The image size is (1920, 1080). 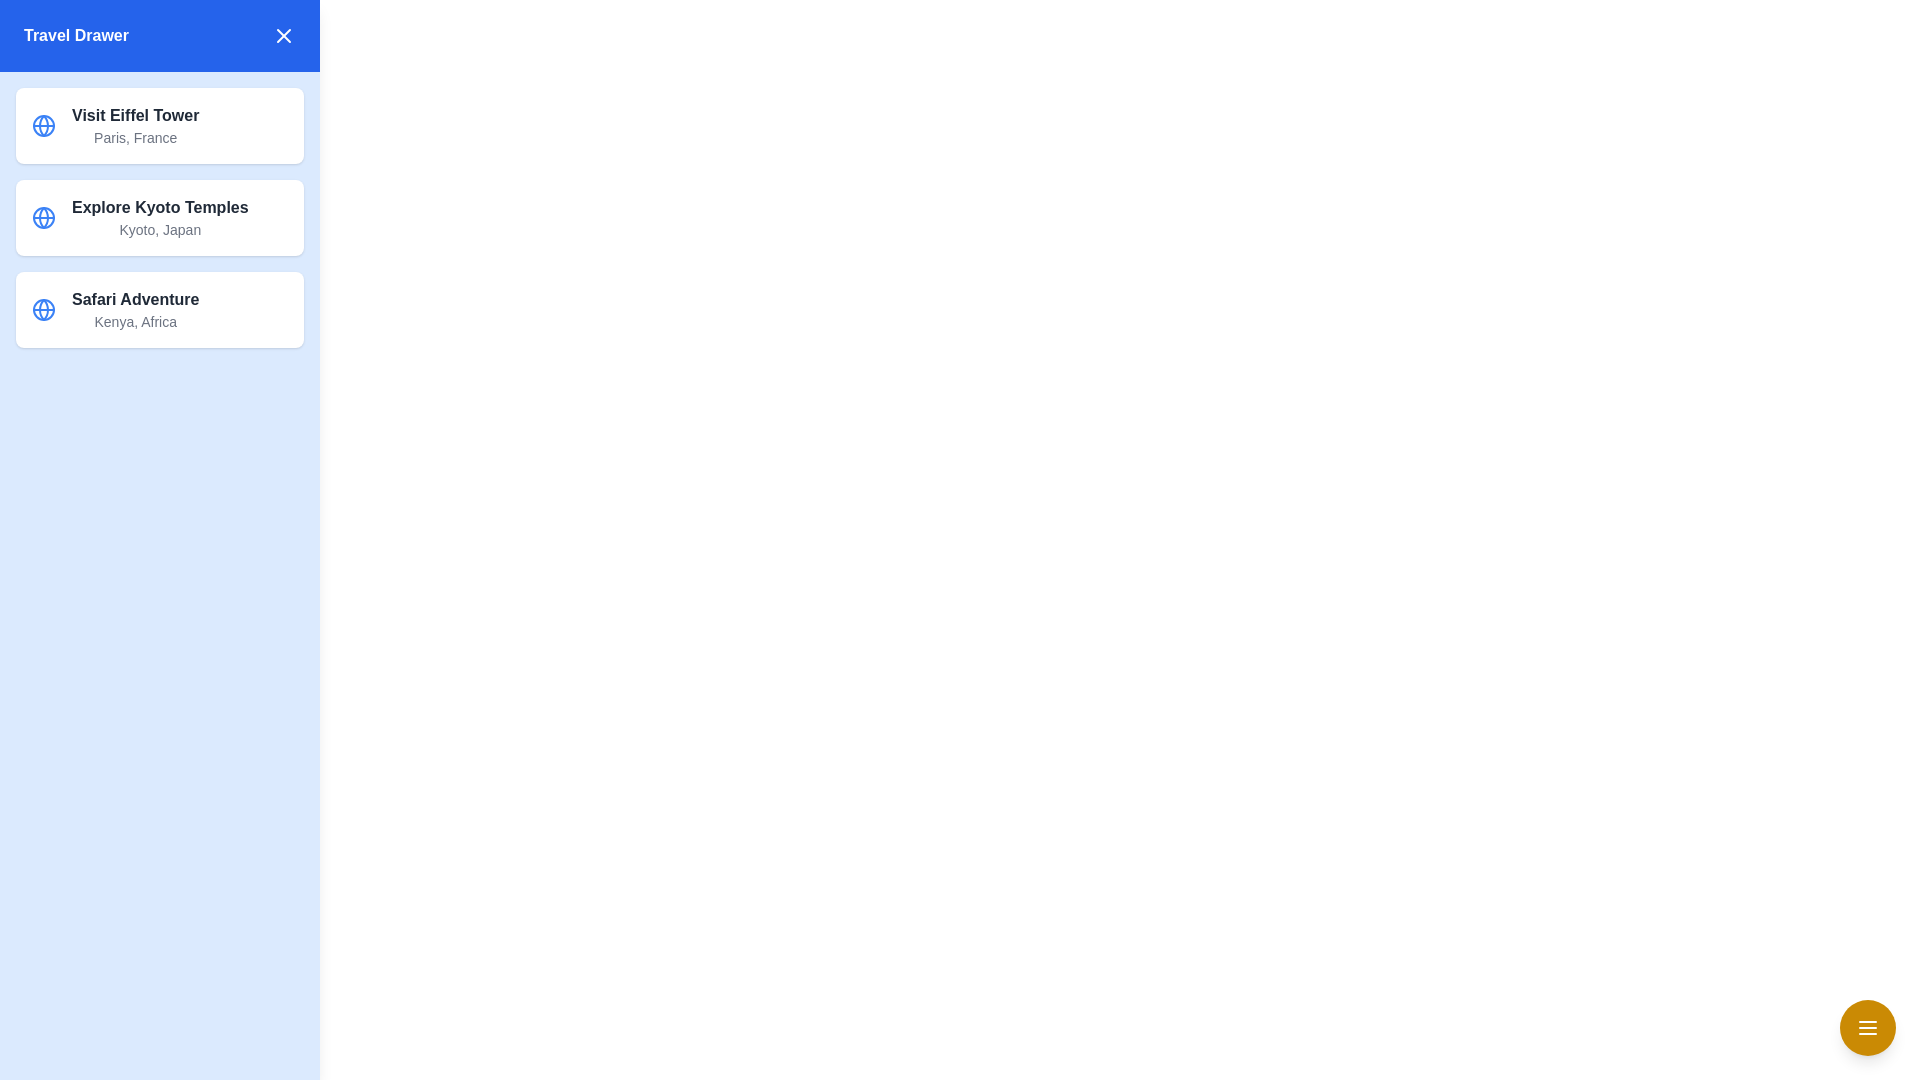 I want to click on the circular menu button located at the bottom-right corner of the interface, which has a yellow background and shadowed styling, so click(x=1866, y=1028).